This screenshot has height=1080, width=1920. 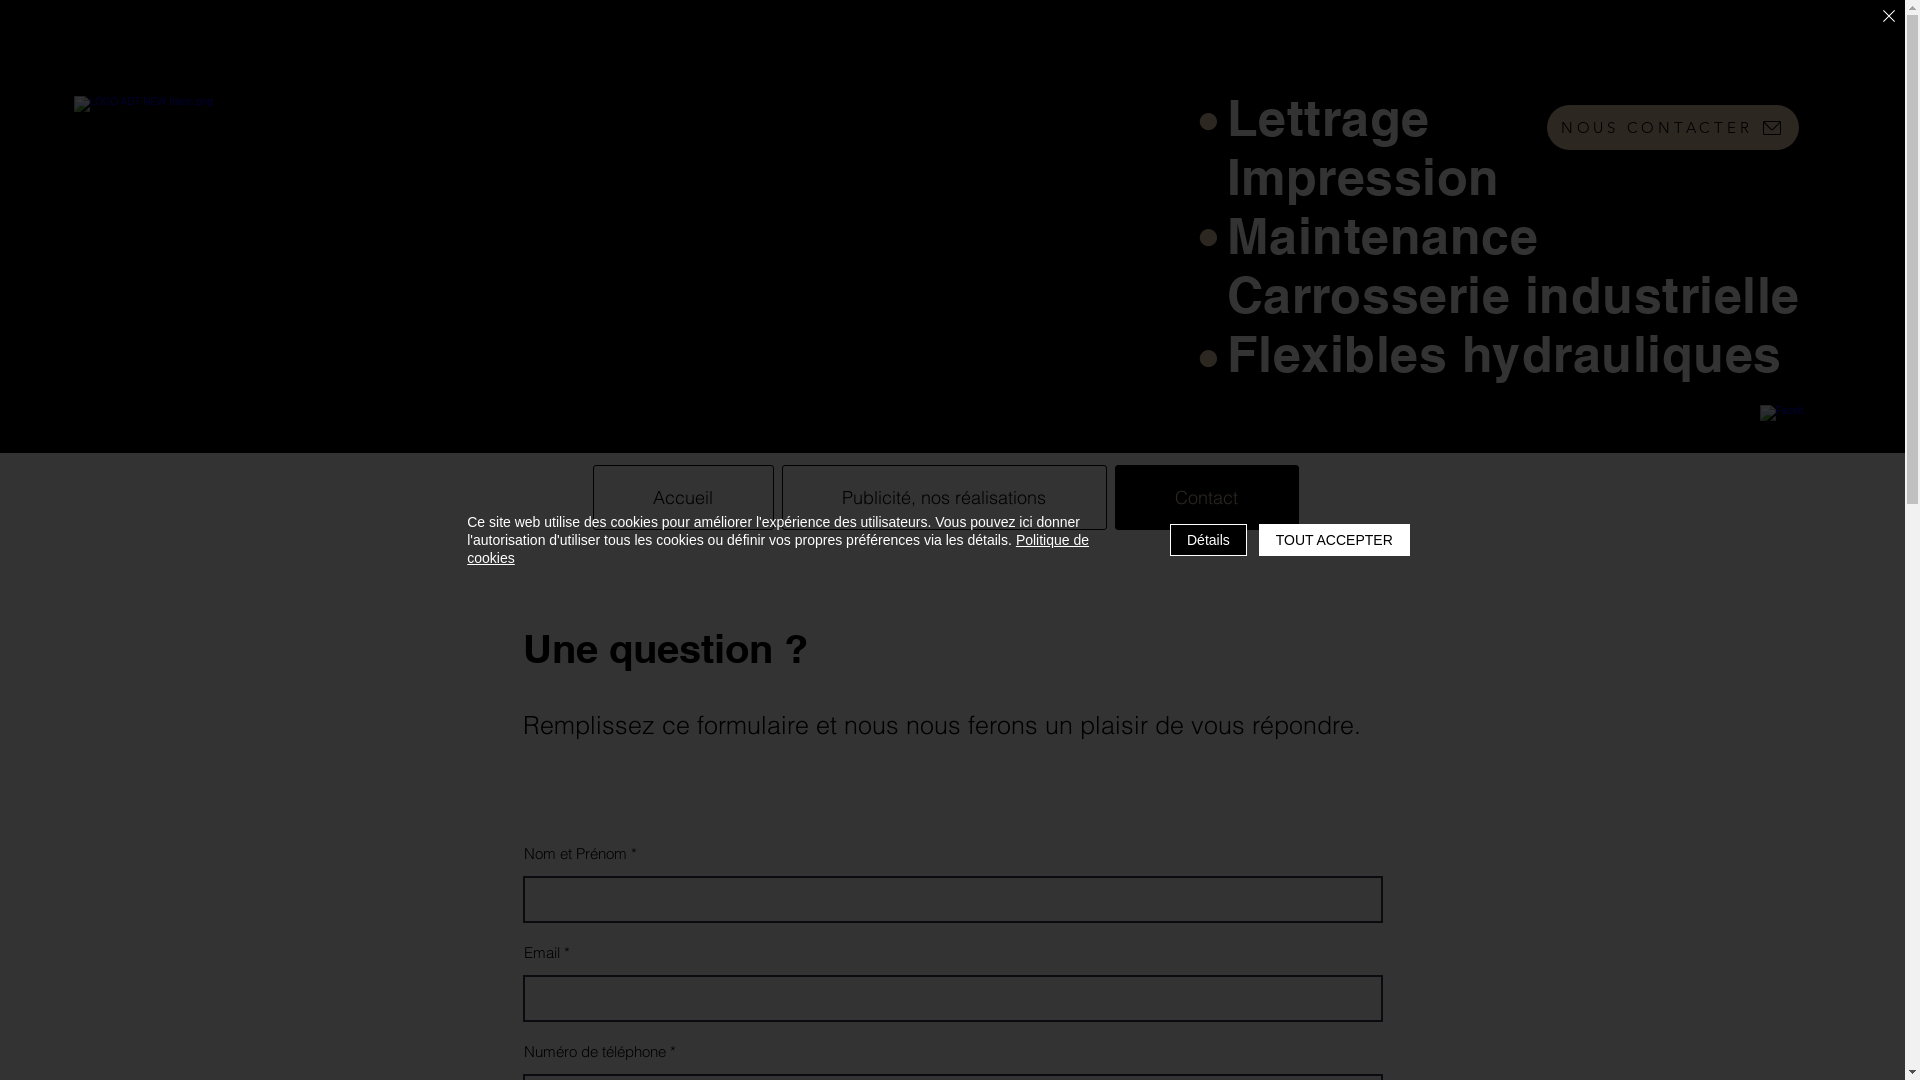 What do you see at coordinates (1257, 540) in the screenshot?
I see `'TOUT ACCEPTER'` at bounding box center [1257, 540].